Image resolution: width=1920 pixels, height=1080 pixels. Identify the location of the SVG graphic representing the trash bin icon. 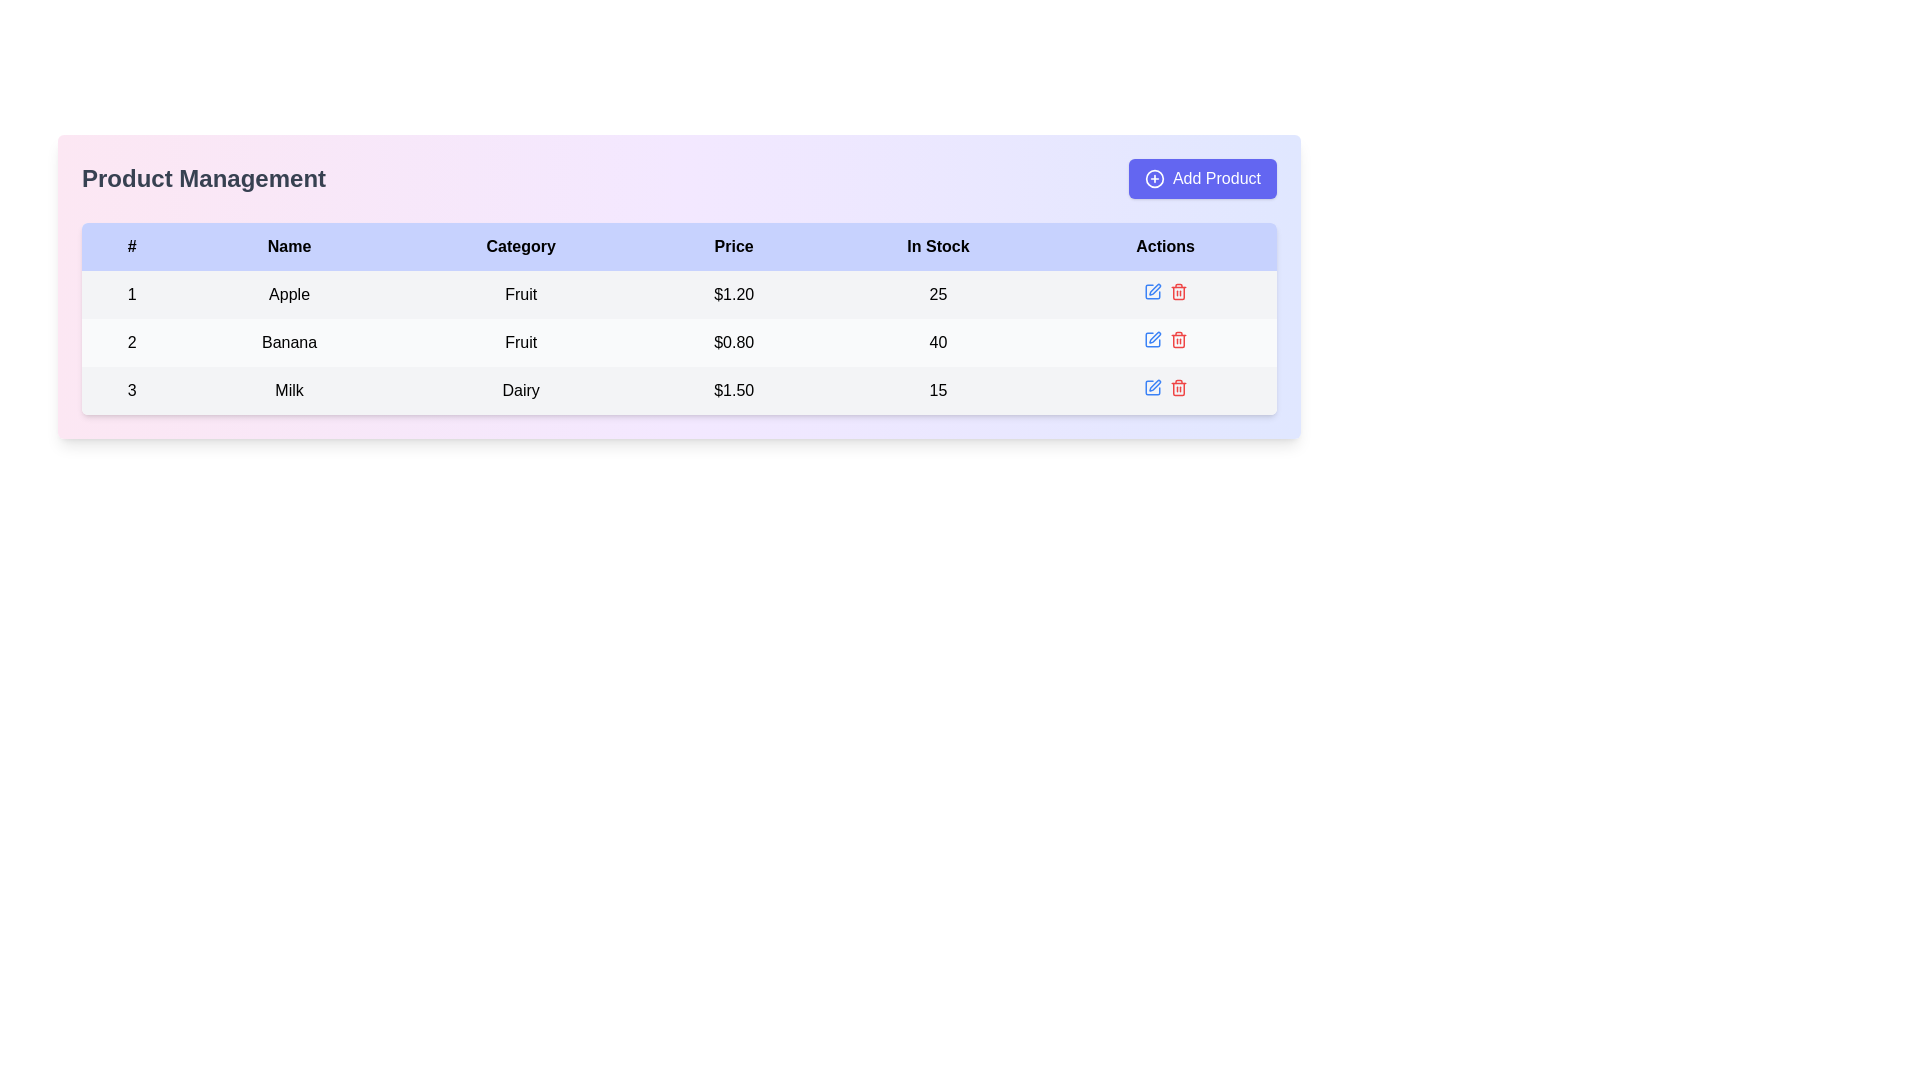
(1178, 340).